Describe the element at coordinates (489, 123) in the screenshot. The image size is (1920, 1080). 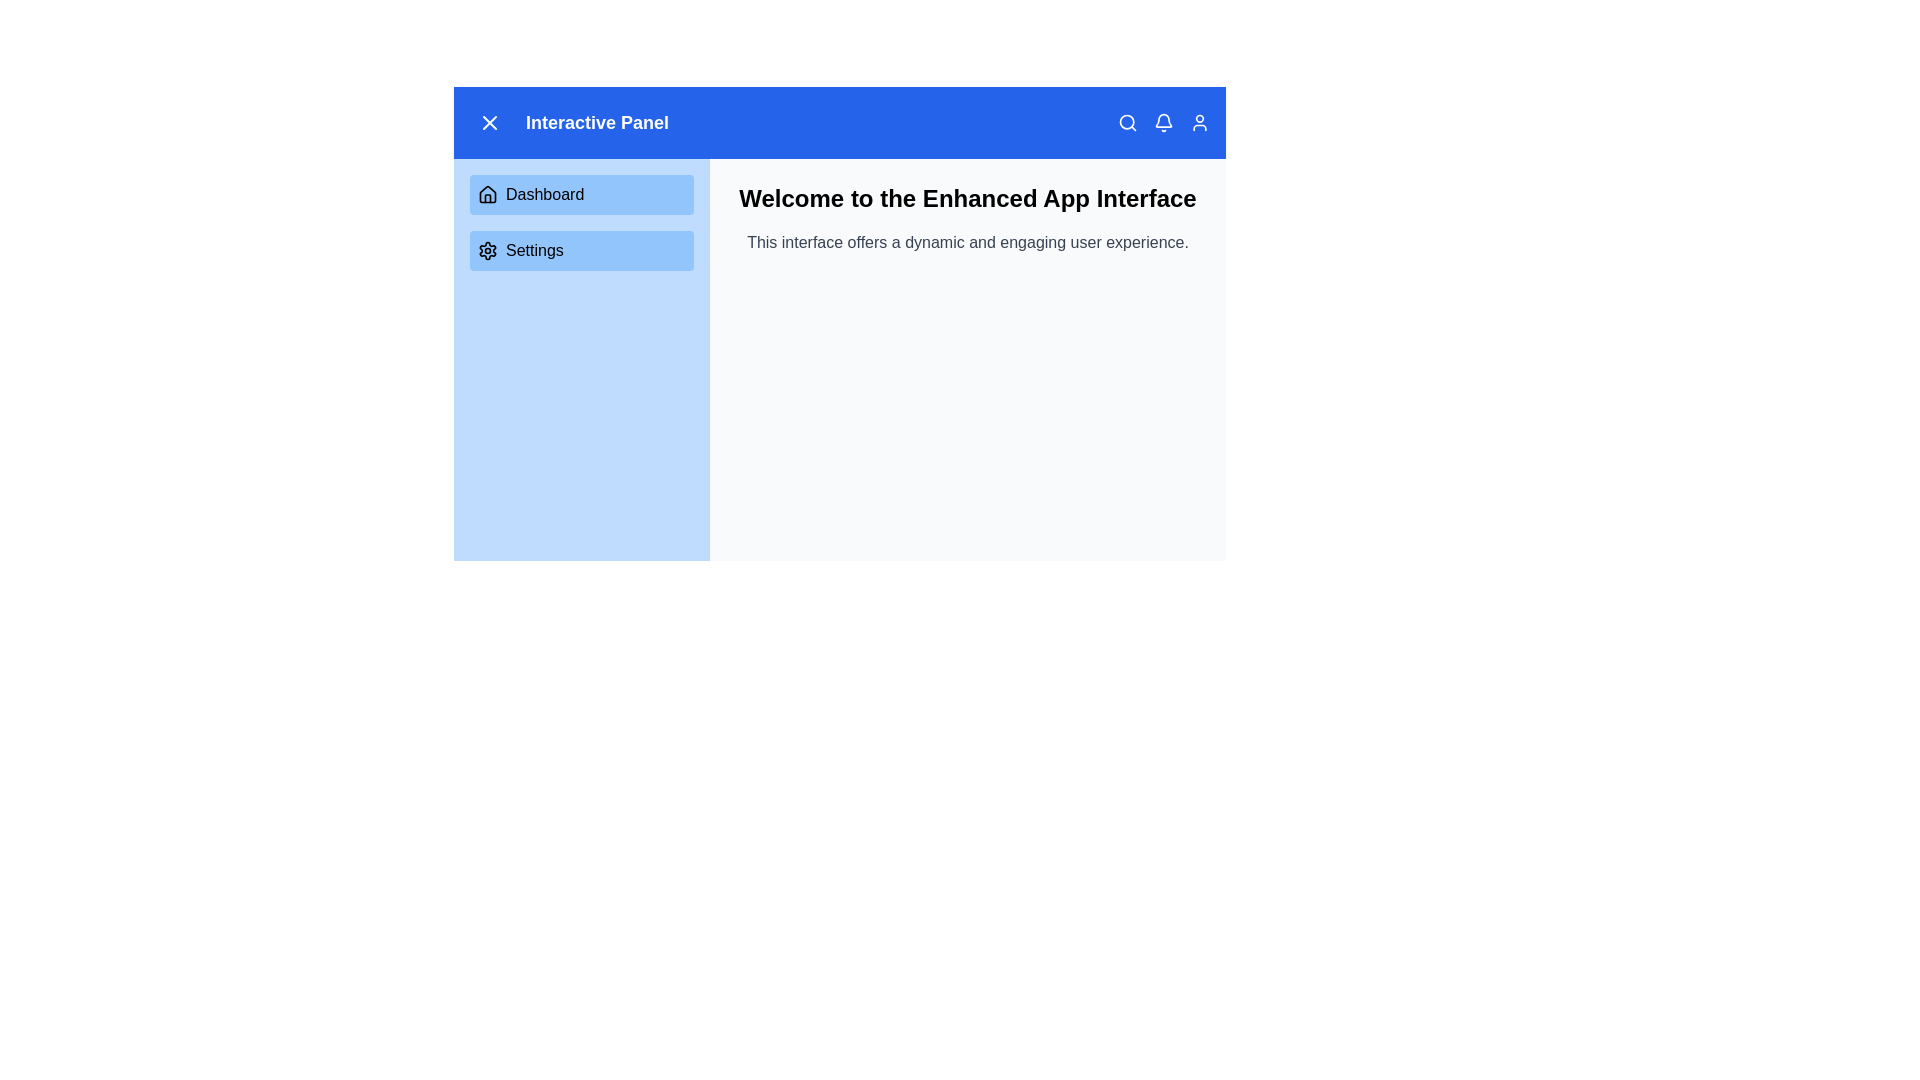
I see `the close button located in the top-left corner adjacent to the text 'Interactive Panel' to observe the hover effect` at that location.